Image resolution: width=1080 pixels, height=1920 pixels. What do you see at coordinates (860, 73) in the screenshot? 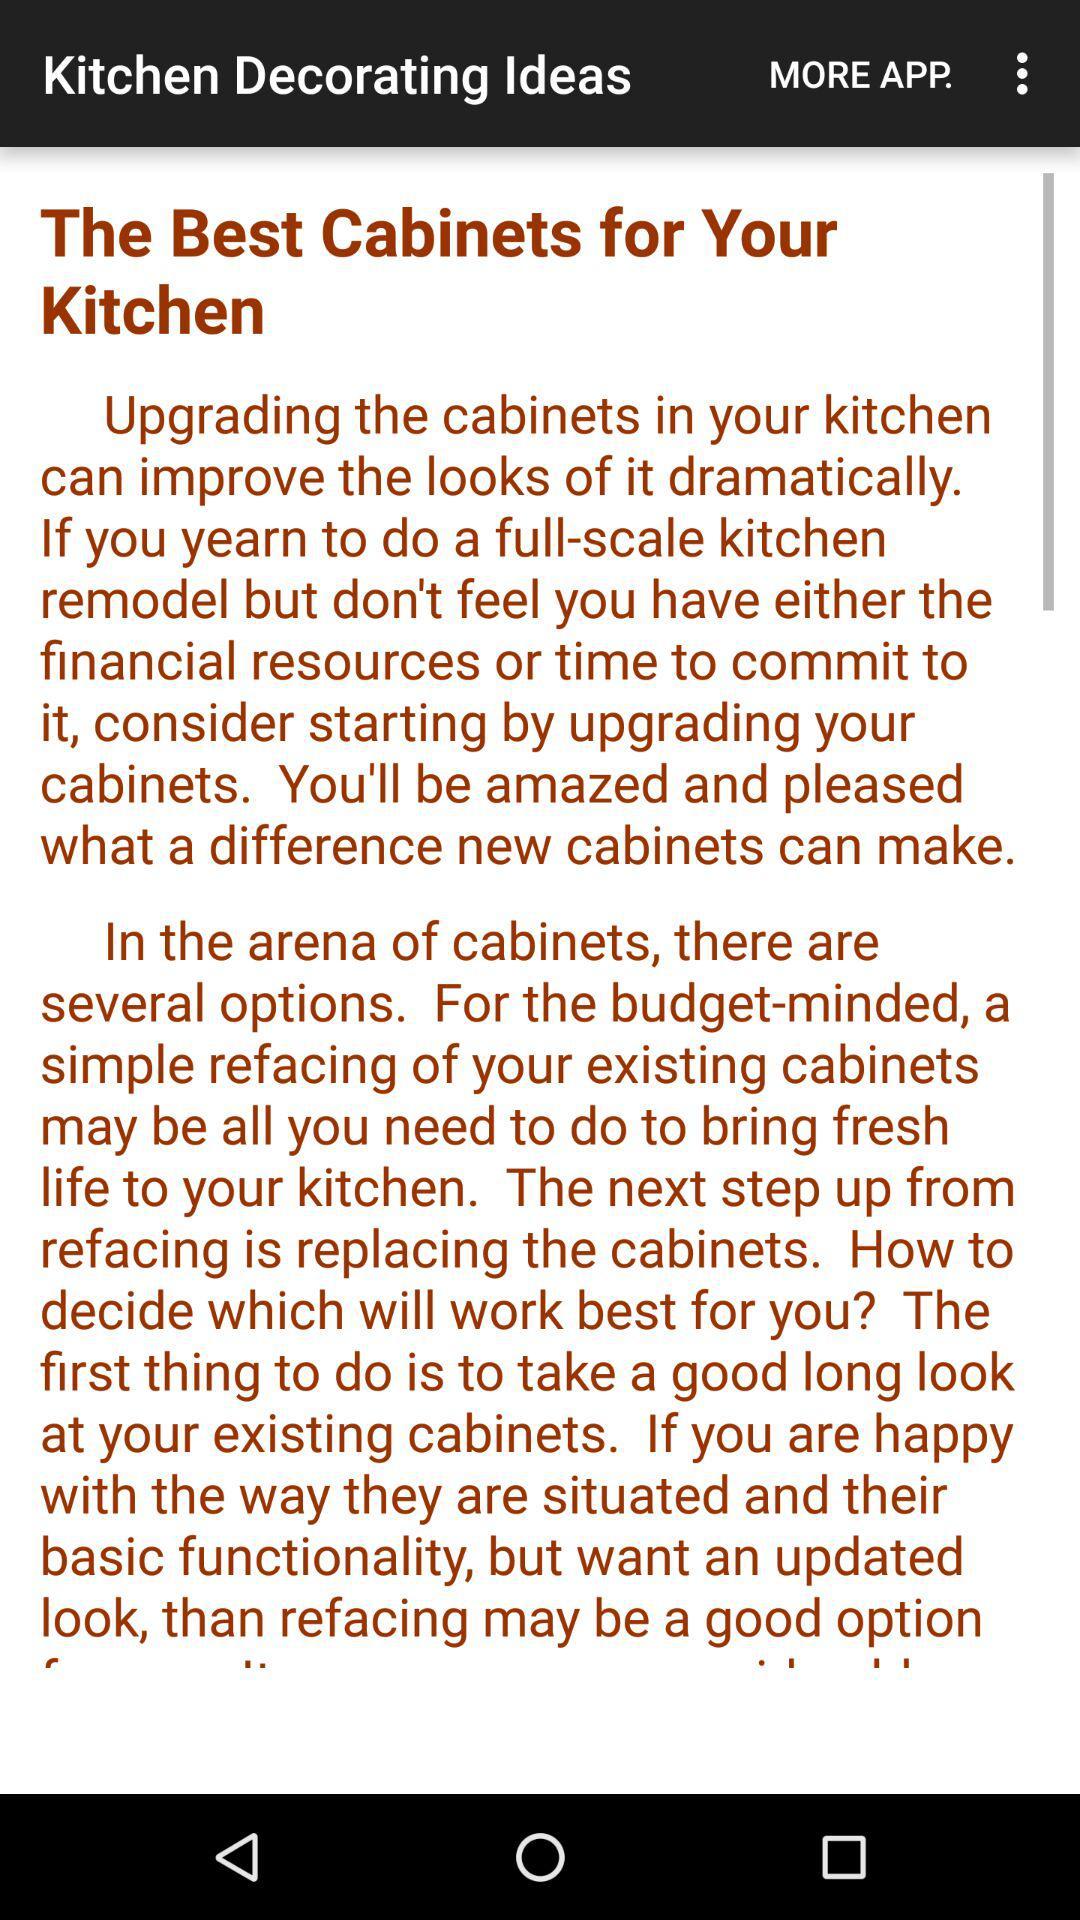
I see `the app to the right of kitchen decorating ideas app` at bounding box center [860, 73].